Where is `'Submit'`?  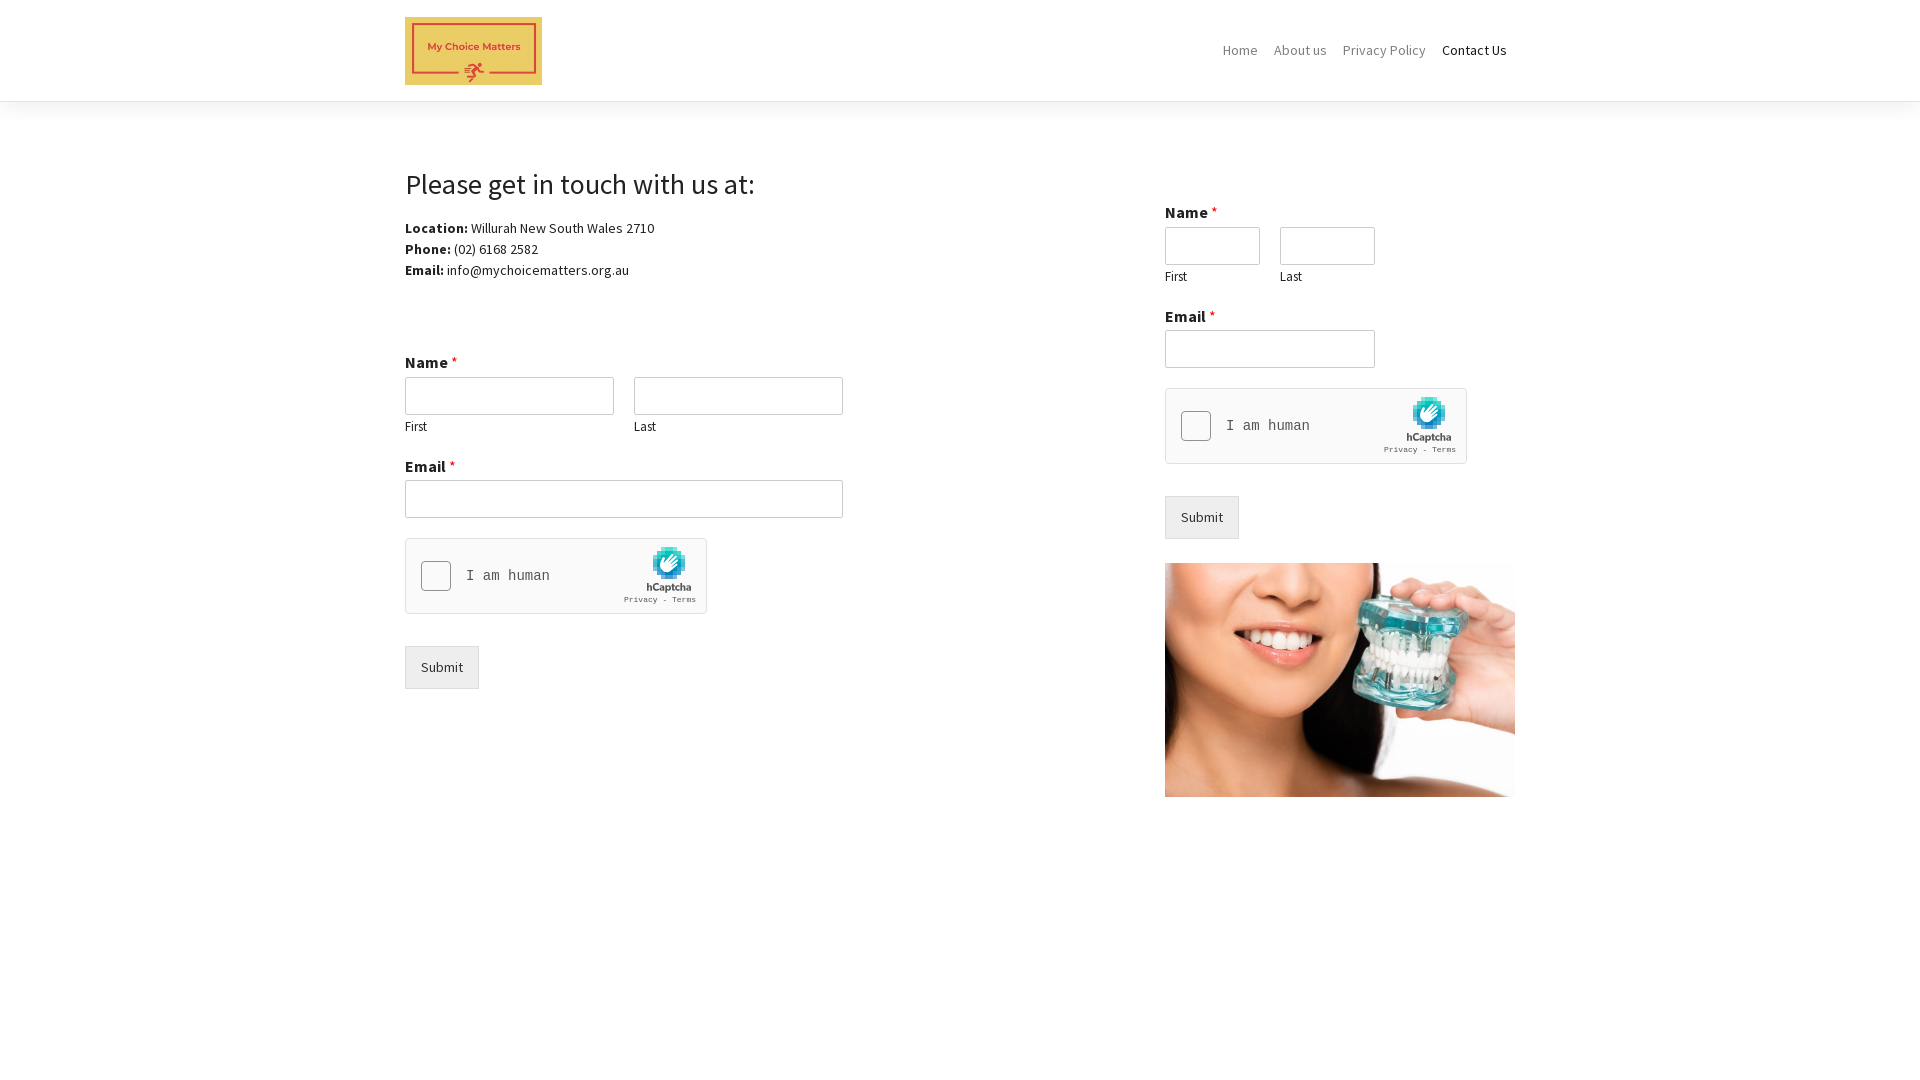 'Submit' is located at coordinates (440, 667).